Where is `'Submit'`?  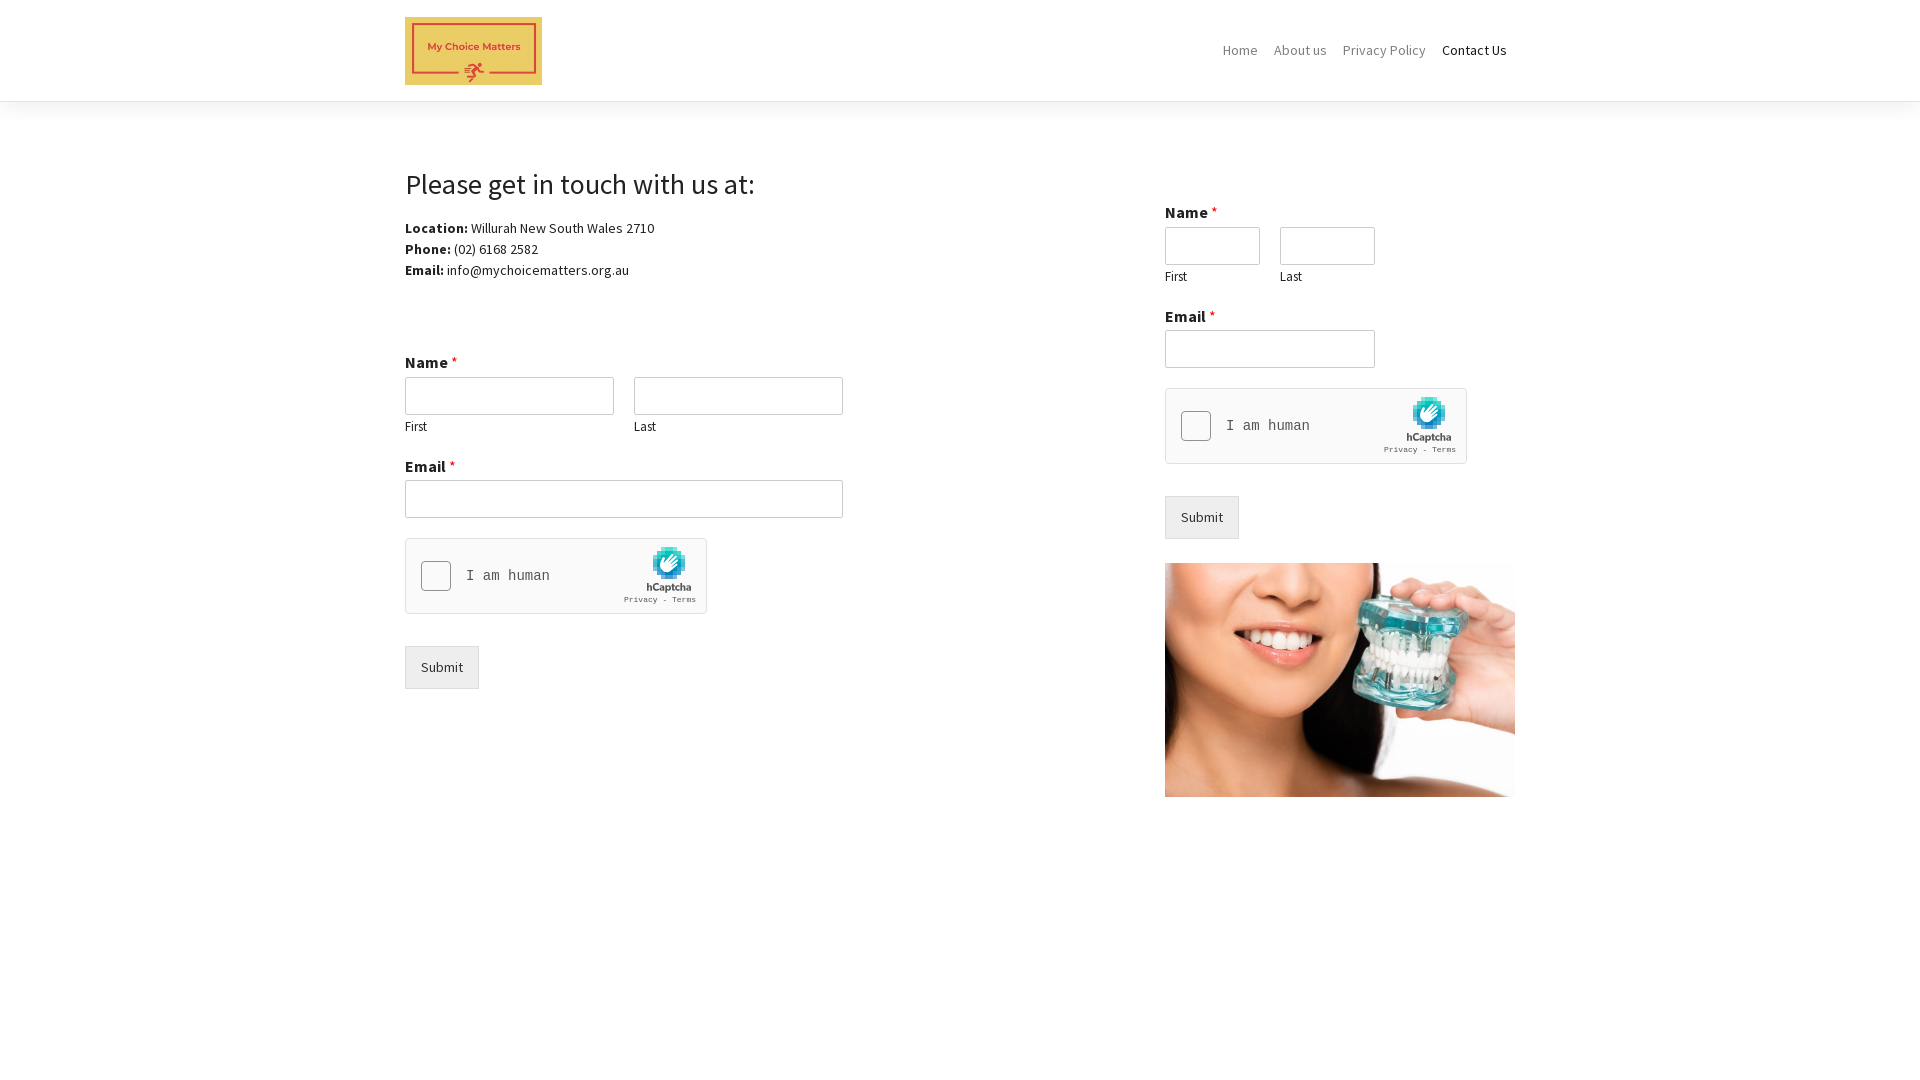 'Submit' is located at coordinates (440, 667).